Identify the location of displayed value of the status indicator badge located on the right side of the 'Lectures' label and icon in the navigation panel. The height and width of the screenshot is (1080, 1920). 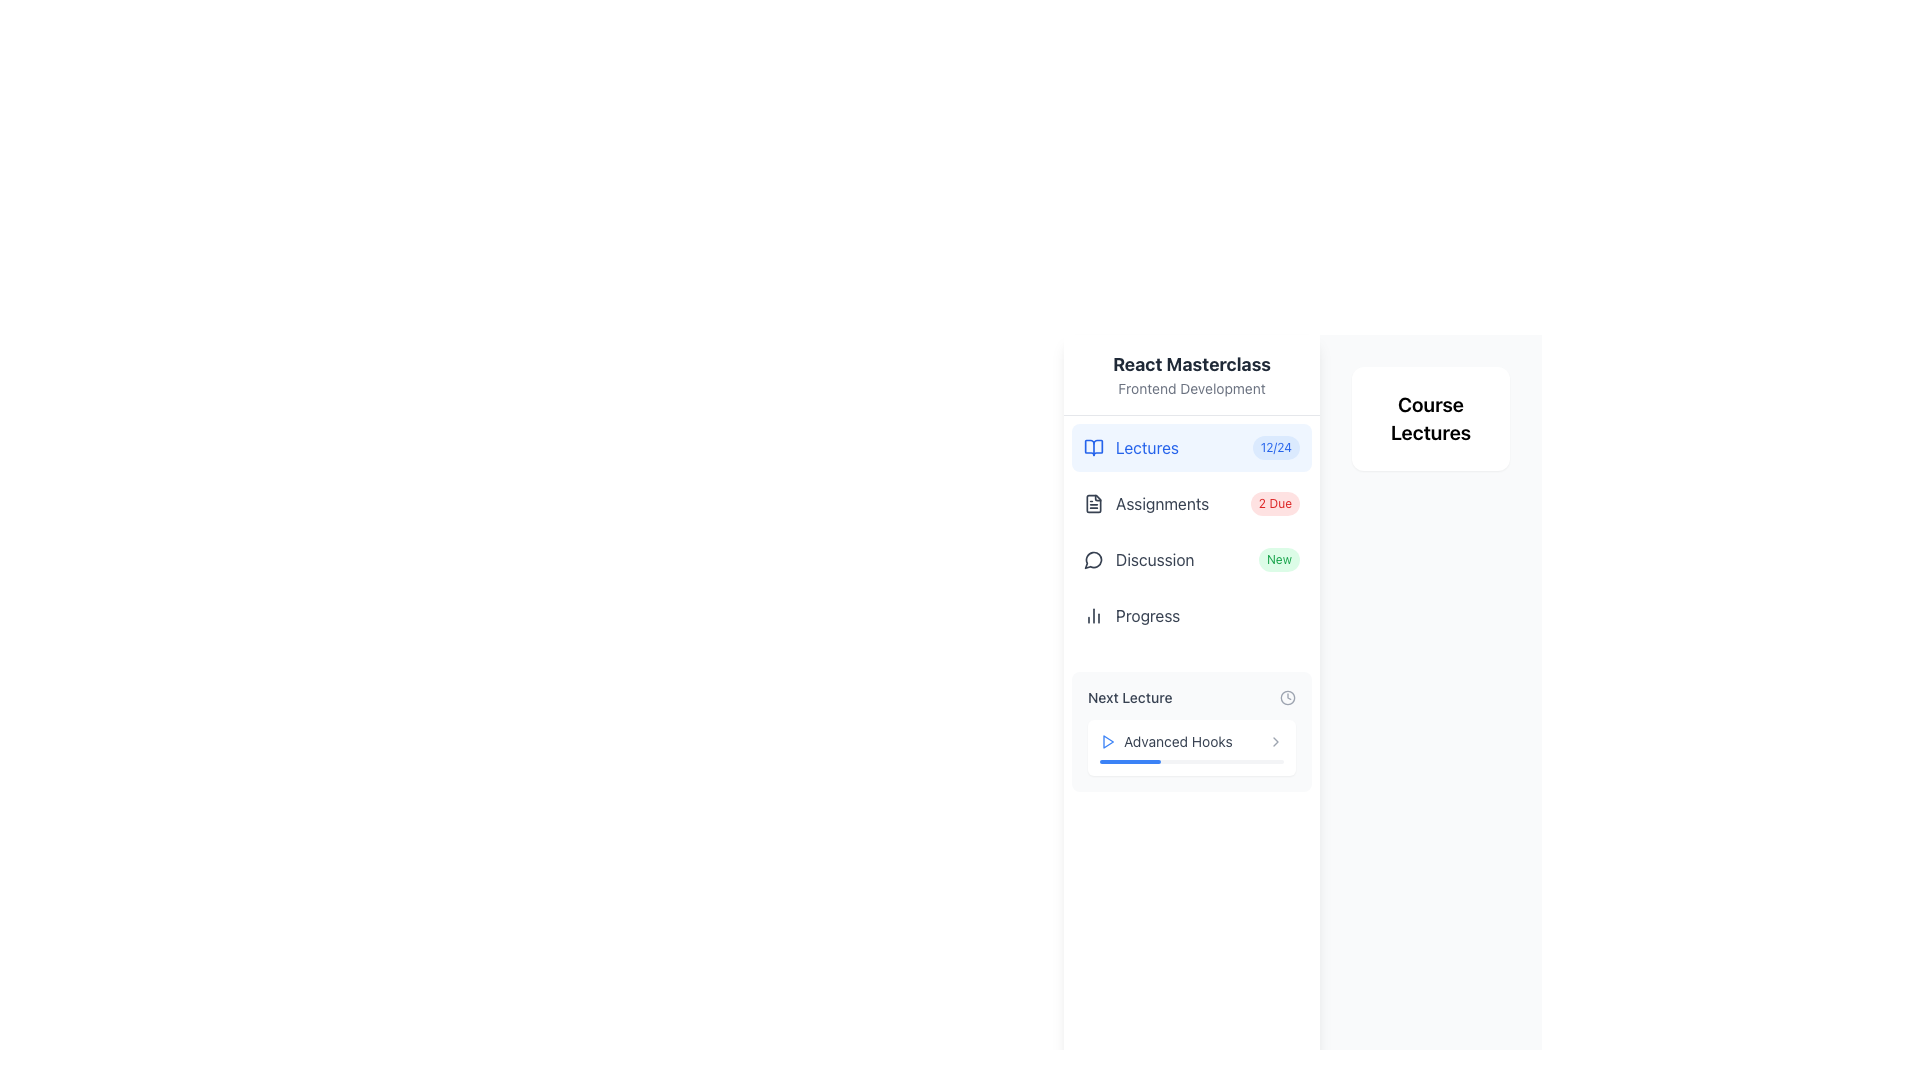
(1275, 446).